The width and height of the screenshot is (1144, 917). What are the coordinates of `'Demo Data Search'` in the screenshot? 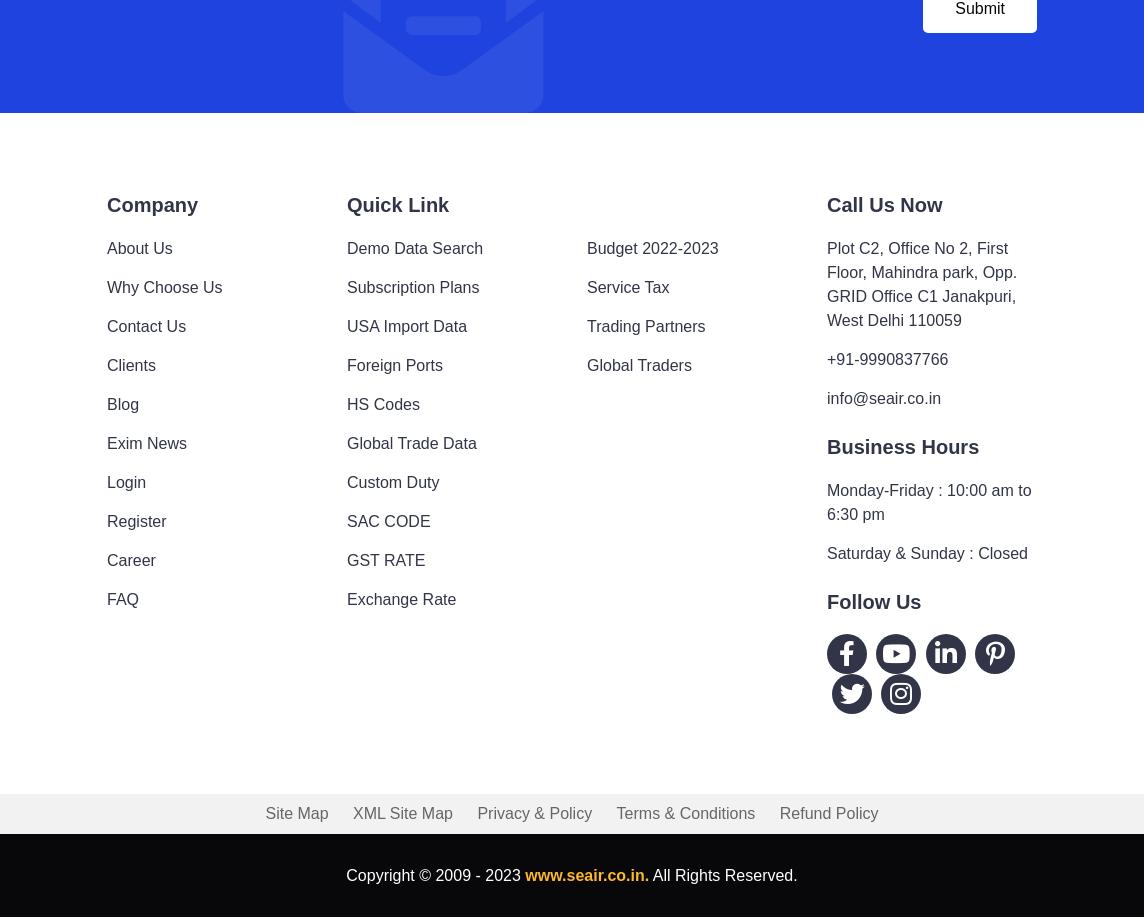 It's located at (415, 246).